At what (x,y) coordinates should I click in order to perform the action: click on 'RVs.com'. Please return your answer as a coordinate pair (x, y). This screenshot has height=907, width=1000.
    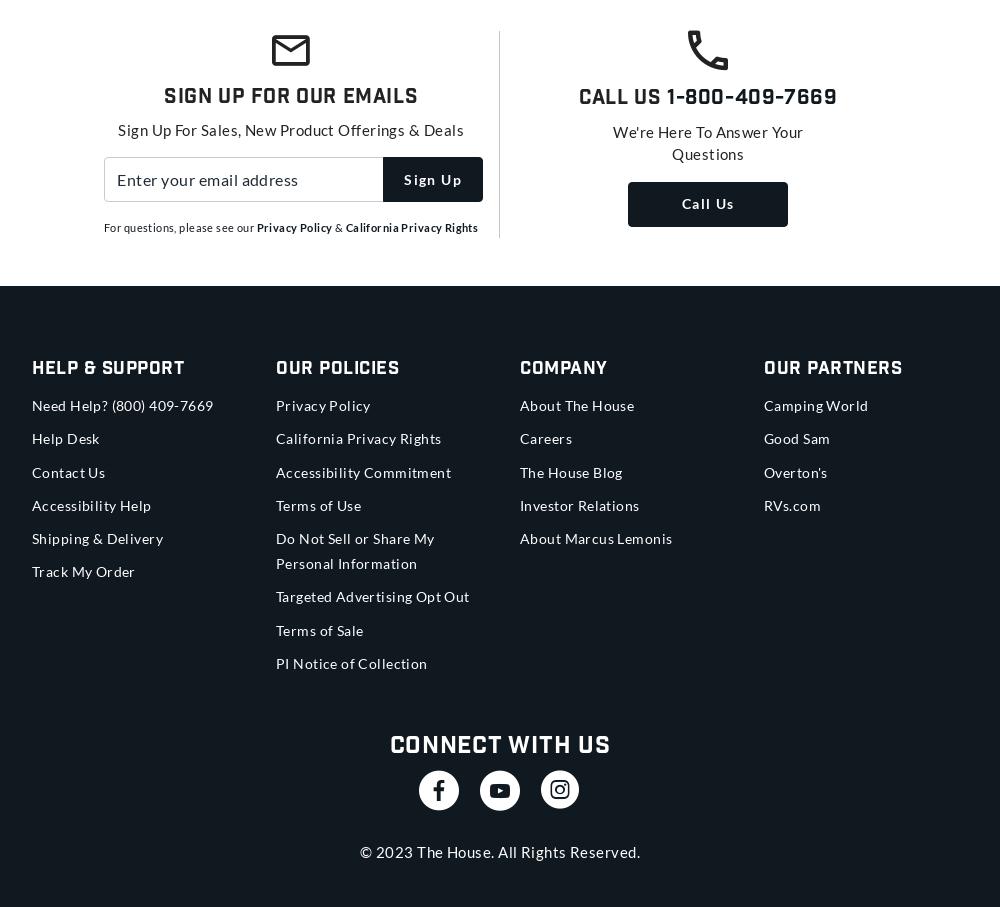
    Looking at the image, I should click on (792, 503).